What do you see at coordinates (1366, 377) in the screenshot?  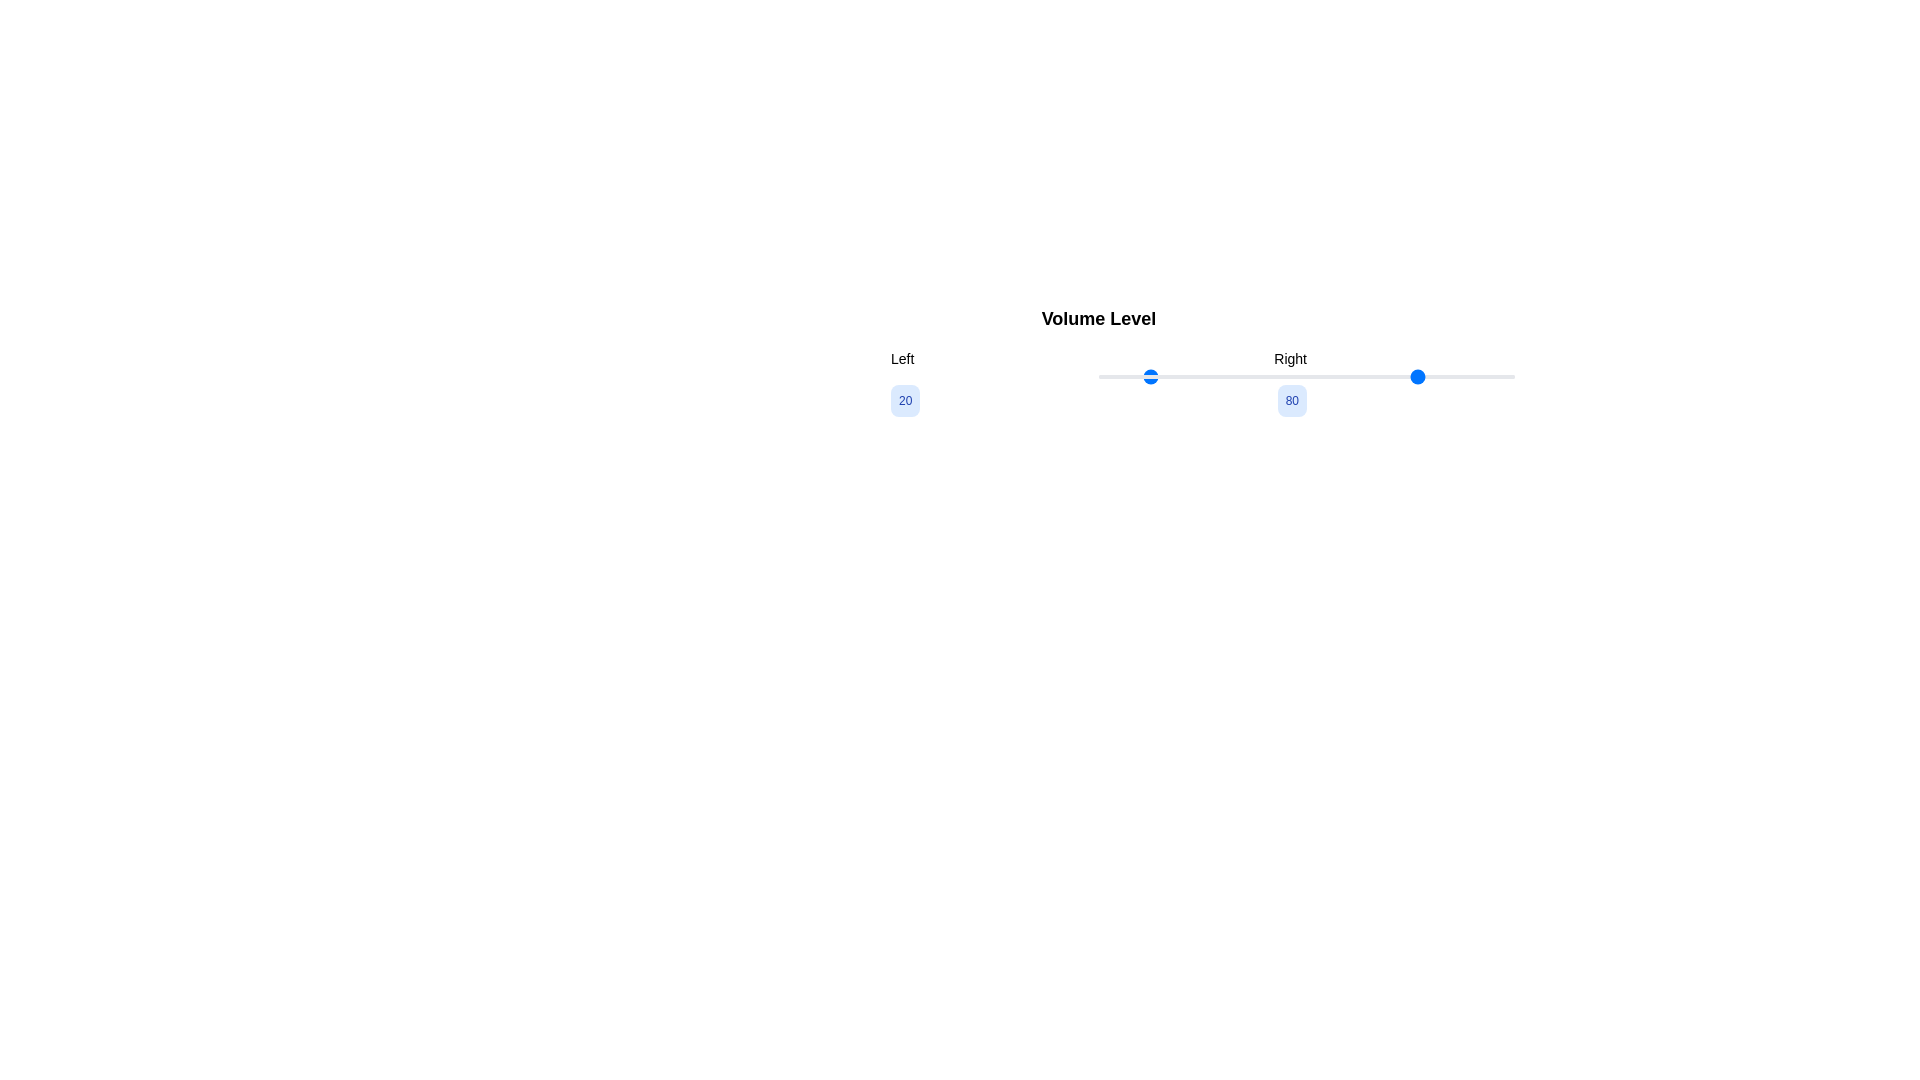 I see `the slider value` at bounding box center [1366, 377].